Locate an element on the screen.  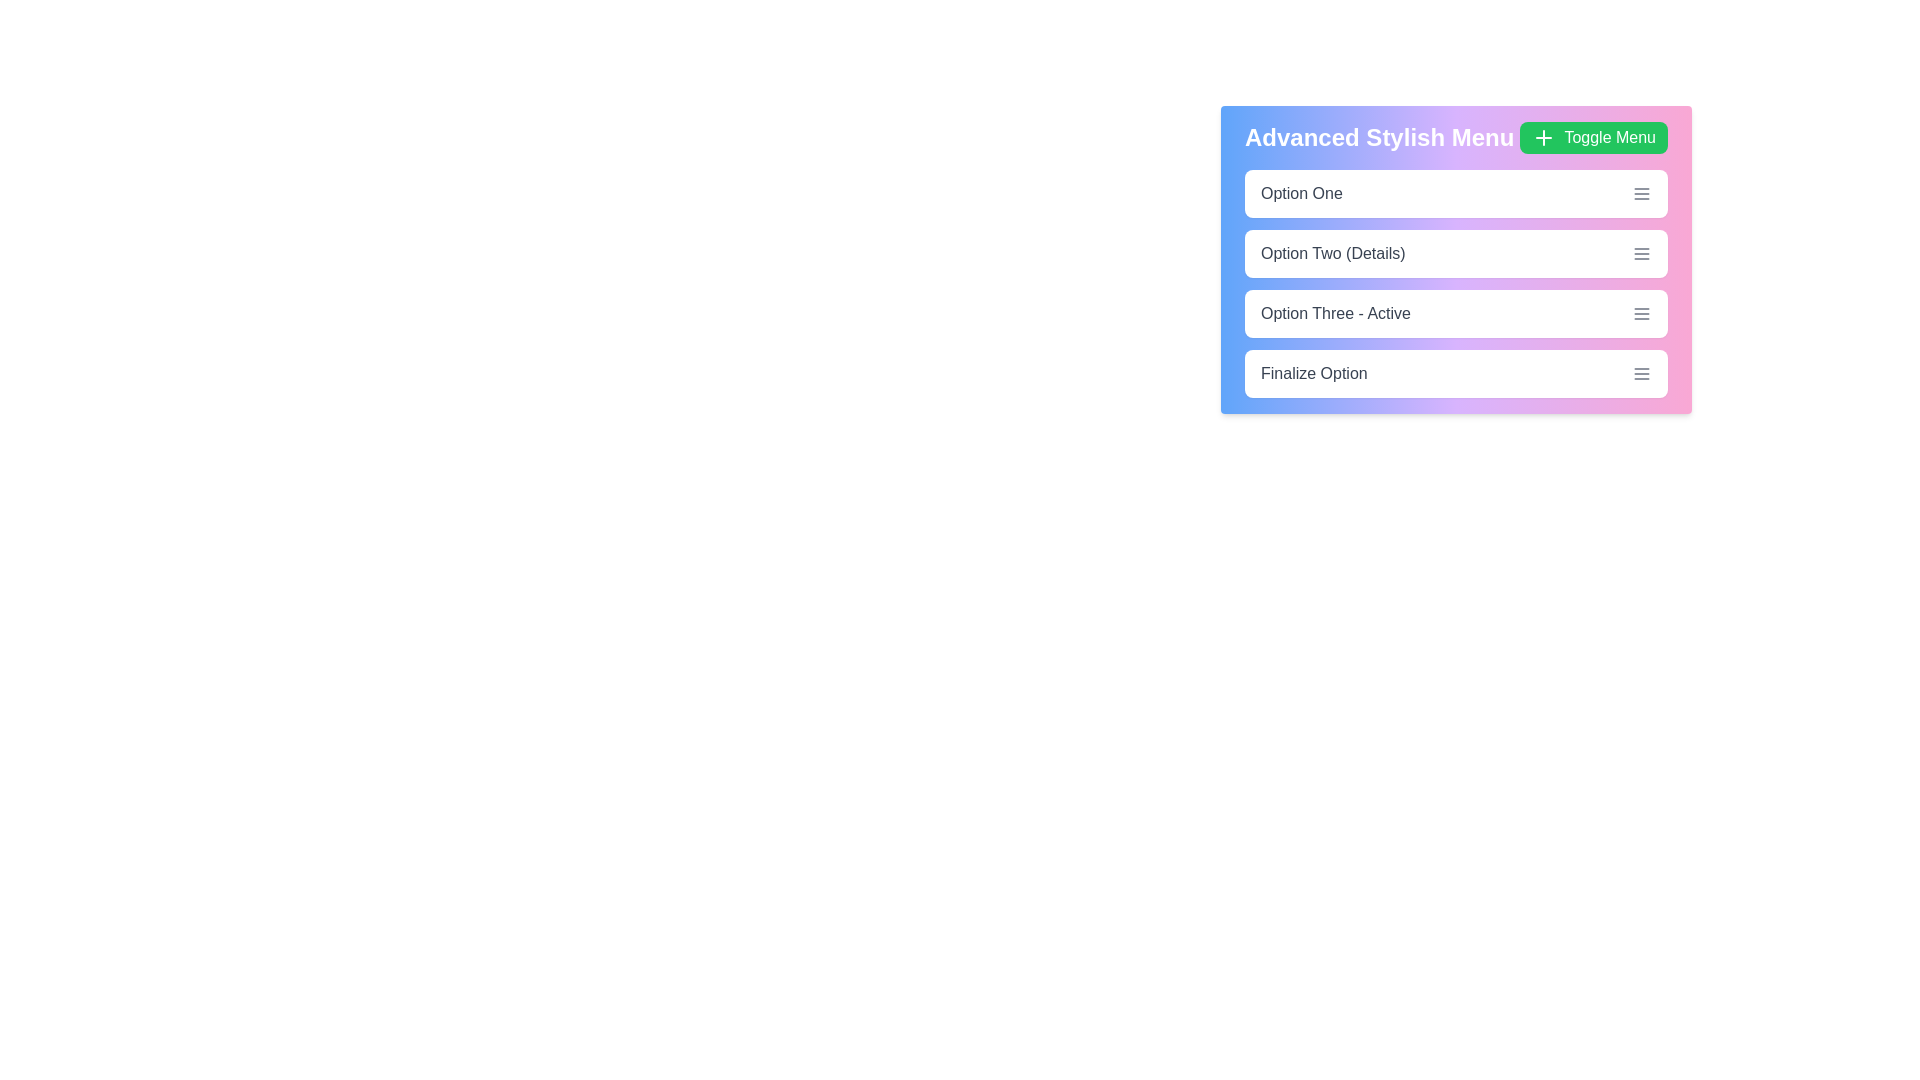
the menu icon next to Option One is located at coordinates (1641, 193).